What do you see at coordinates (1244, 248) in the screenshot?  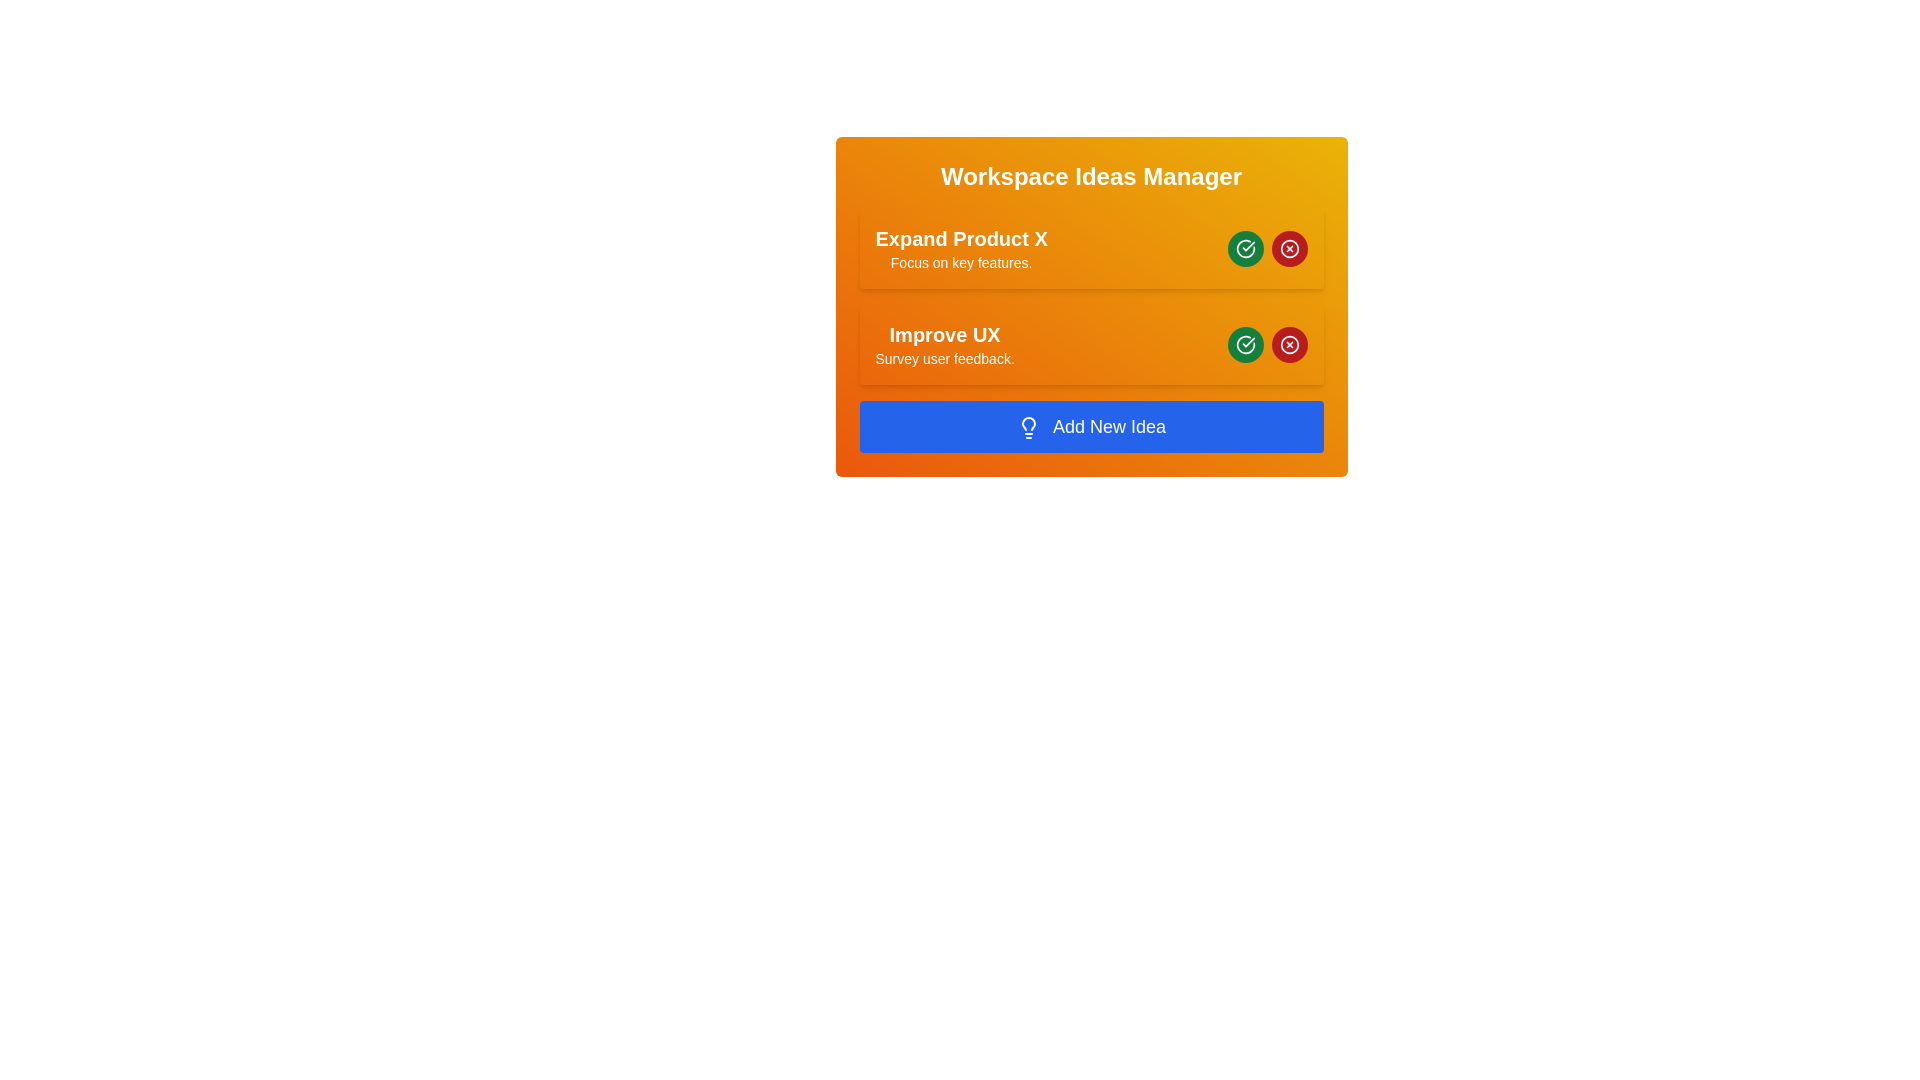 I see `the green circular checkmark icon within the interactive button located in the second row next to the 'Improve UX' section to confirm the associated idea` at bounding box center [1244, 248].